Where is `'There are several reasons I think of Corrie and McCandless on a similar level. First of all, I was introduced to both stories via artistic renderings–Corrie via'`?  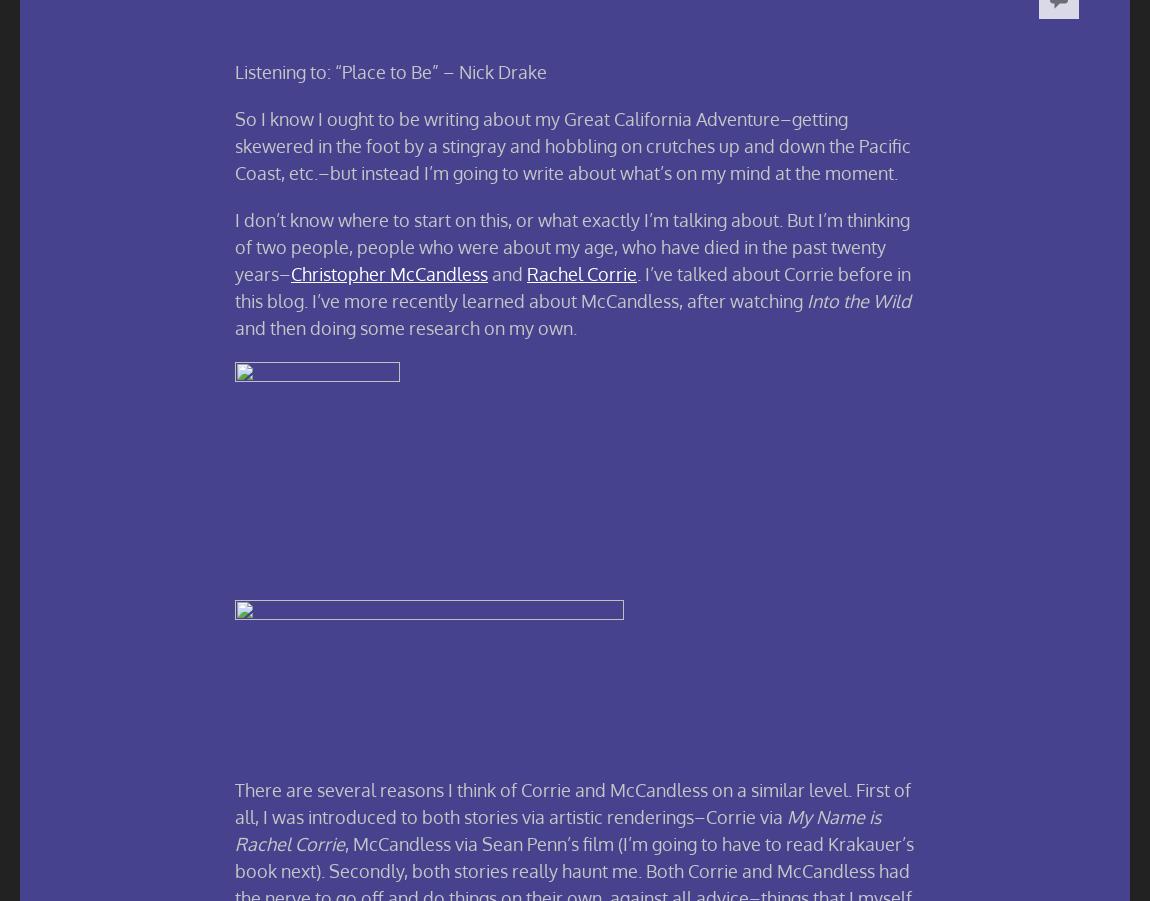 'There are several reasons I think of Corrie and McCandless on a similar level. First of all, I was introduced to both stories via artistic renderings–Corrie via' is located at coordinates (573, 802).